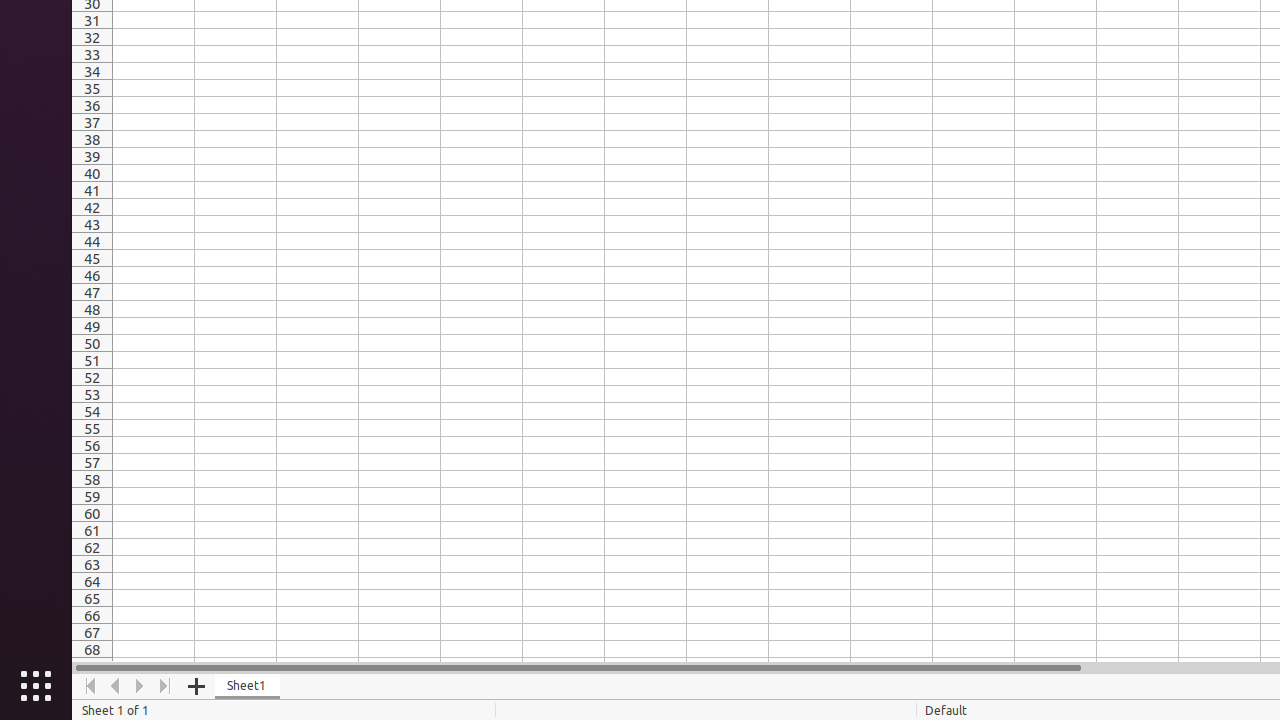 The image size is (1280, 720). I want to click on 'Show Applications', so click(35, 685).